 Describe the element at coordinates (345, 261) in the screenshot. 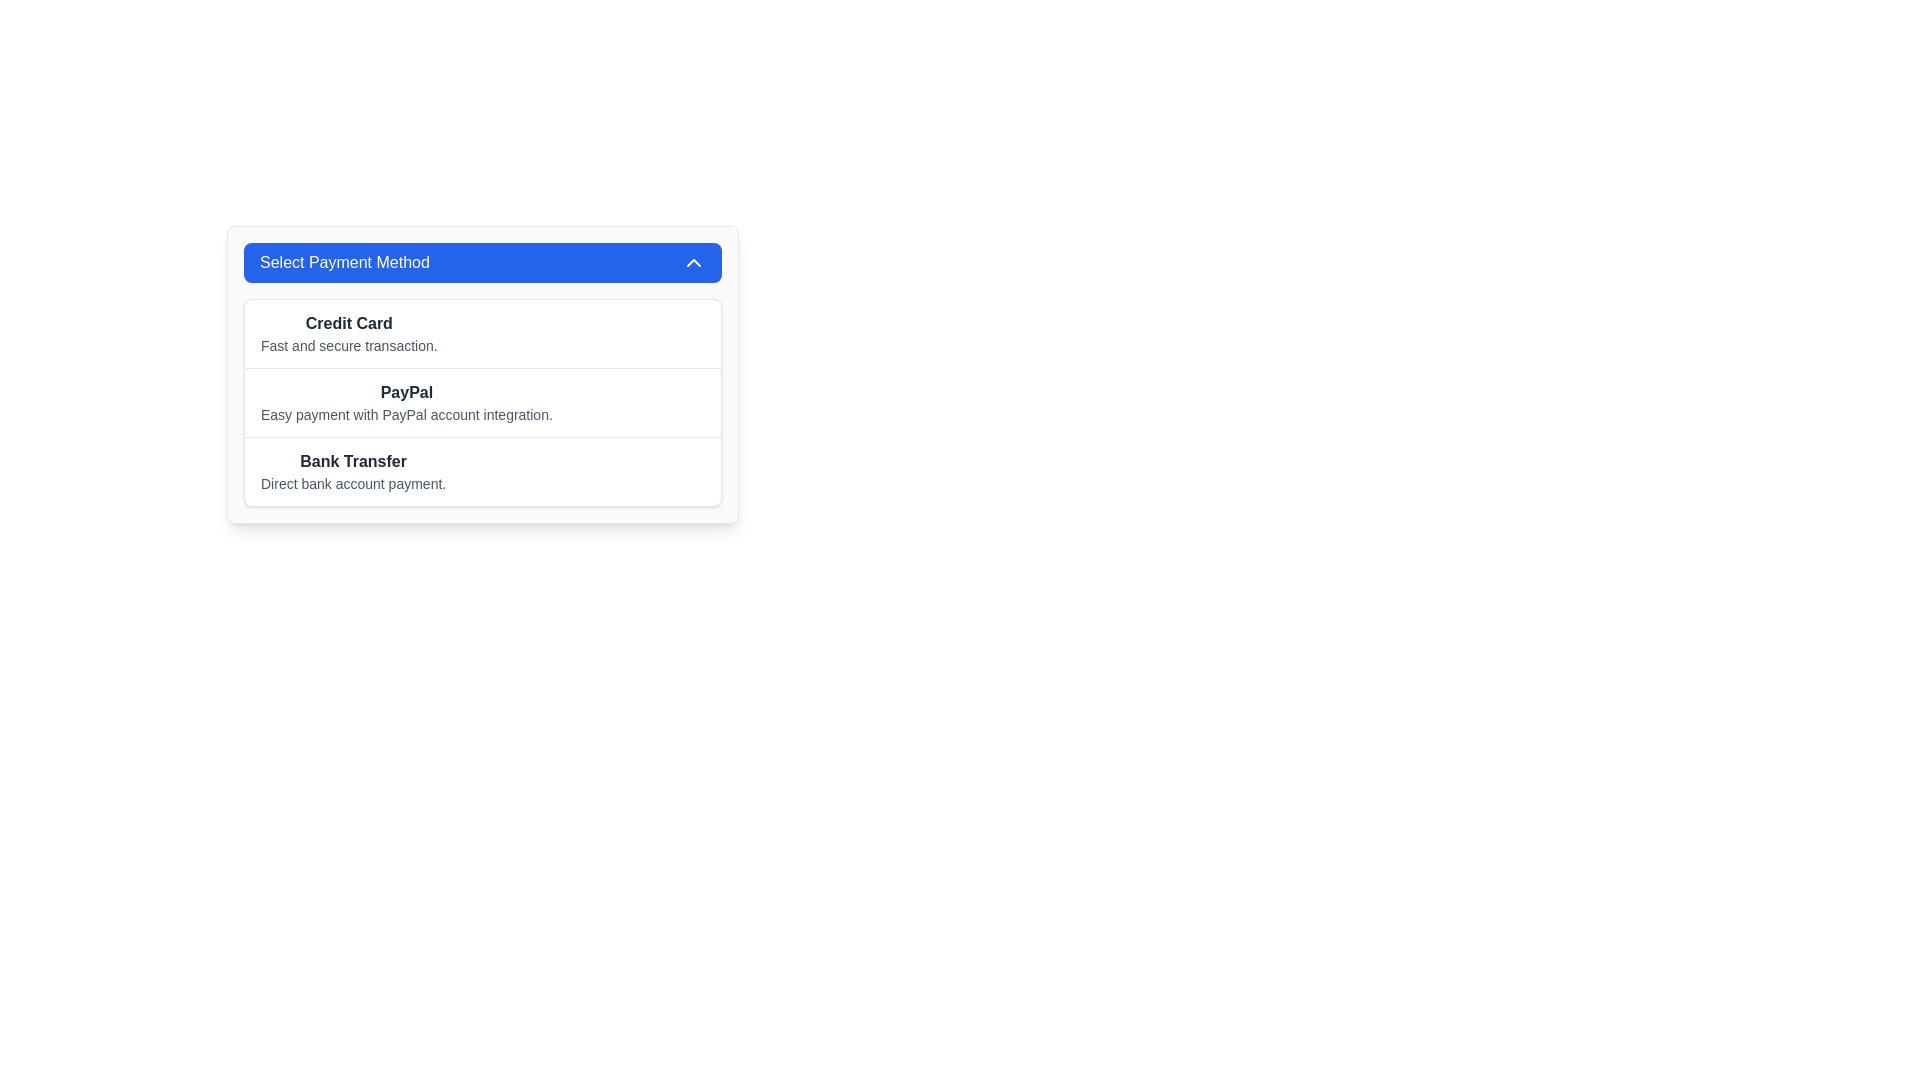

I see `the Text label that serves as the title for the payment method dropdown menu` at that location.